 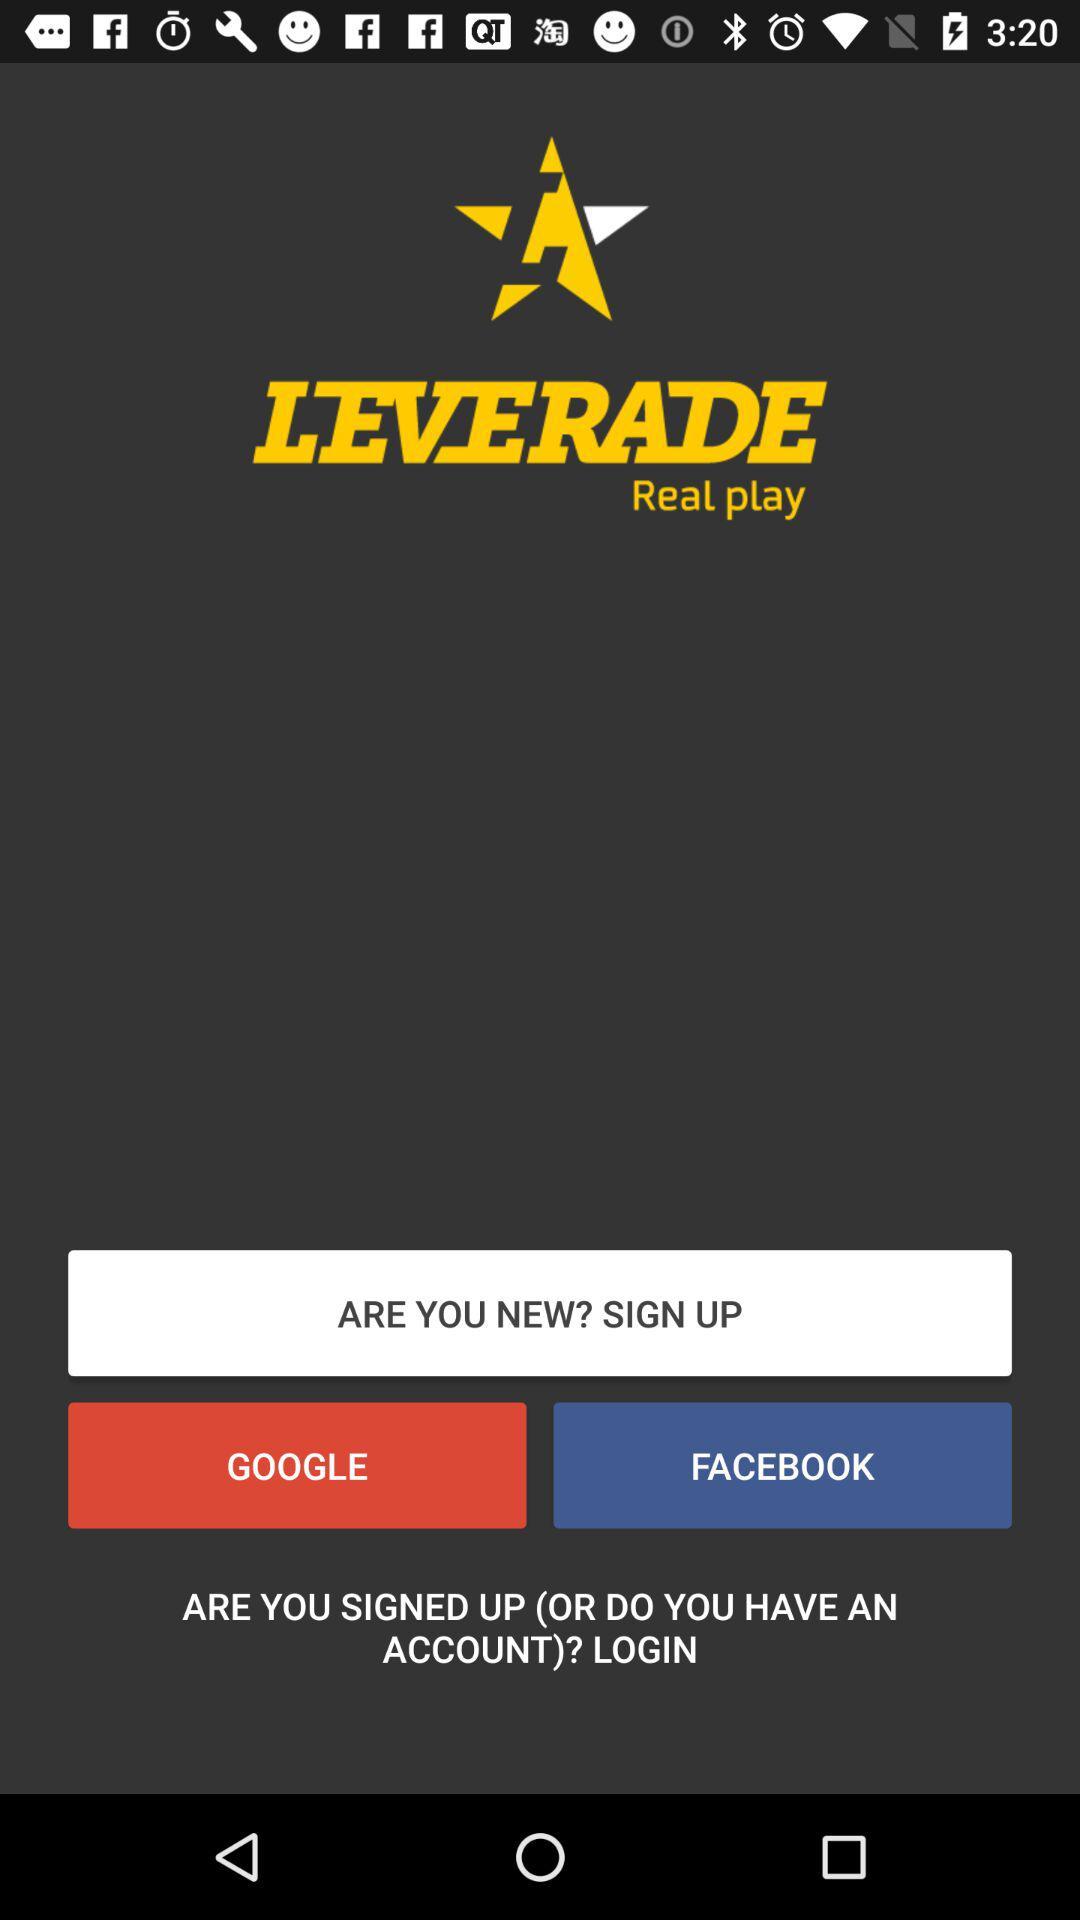 I want to click on google, so click(x=297, y=1465).